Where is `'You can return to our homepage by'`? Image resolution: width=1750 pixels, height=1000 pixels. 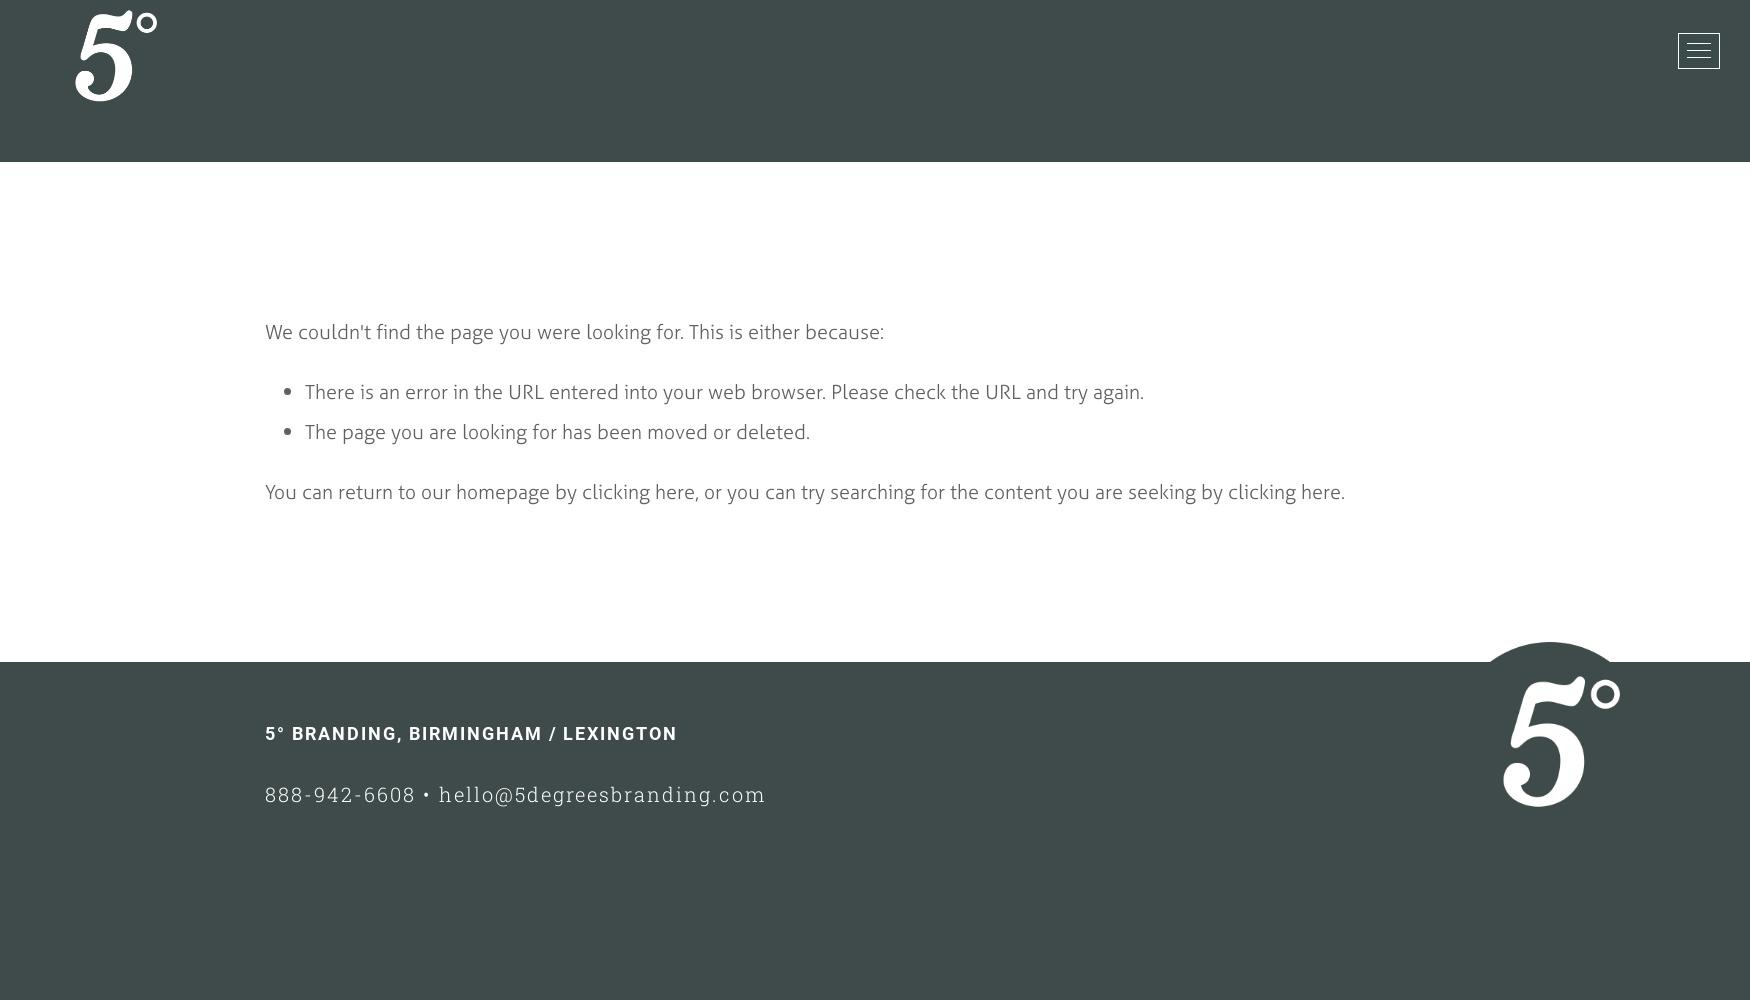
'You can return to our homepage by' is located at coordinates (422, 490).